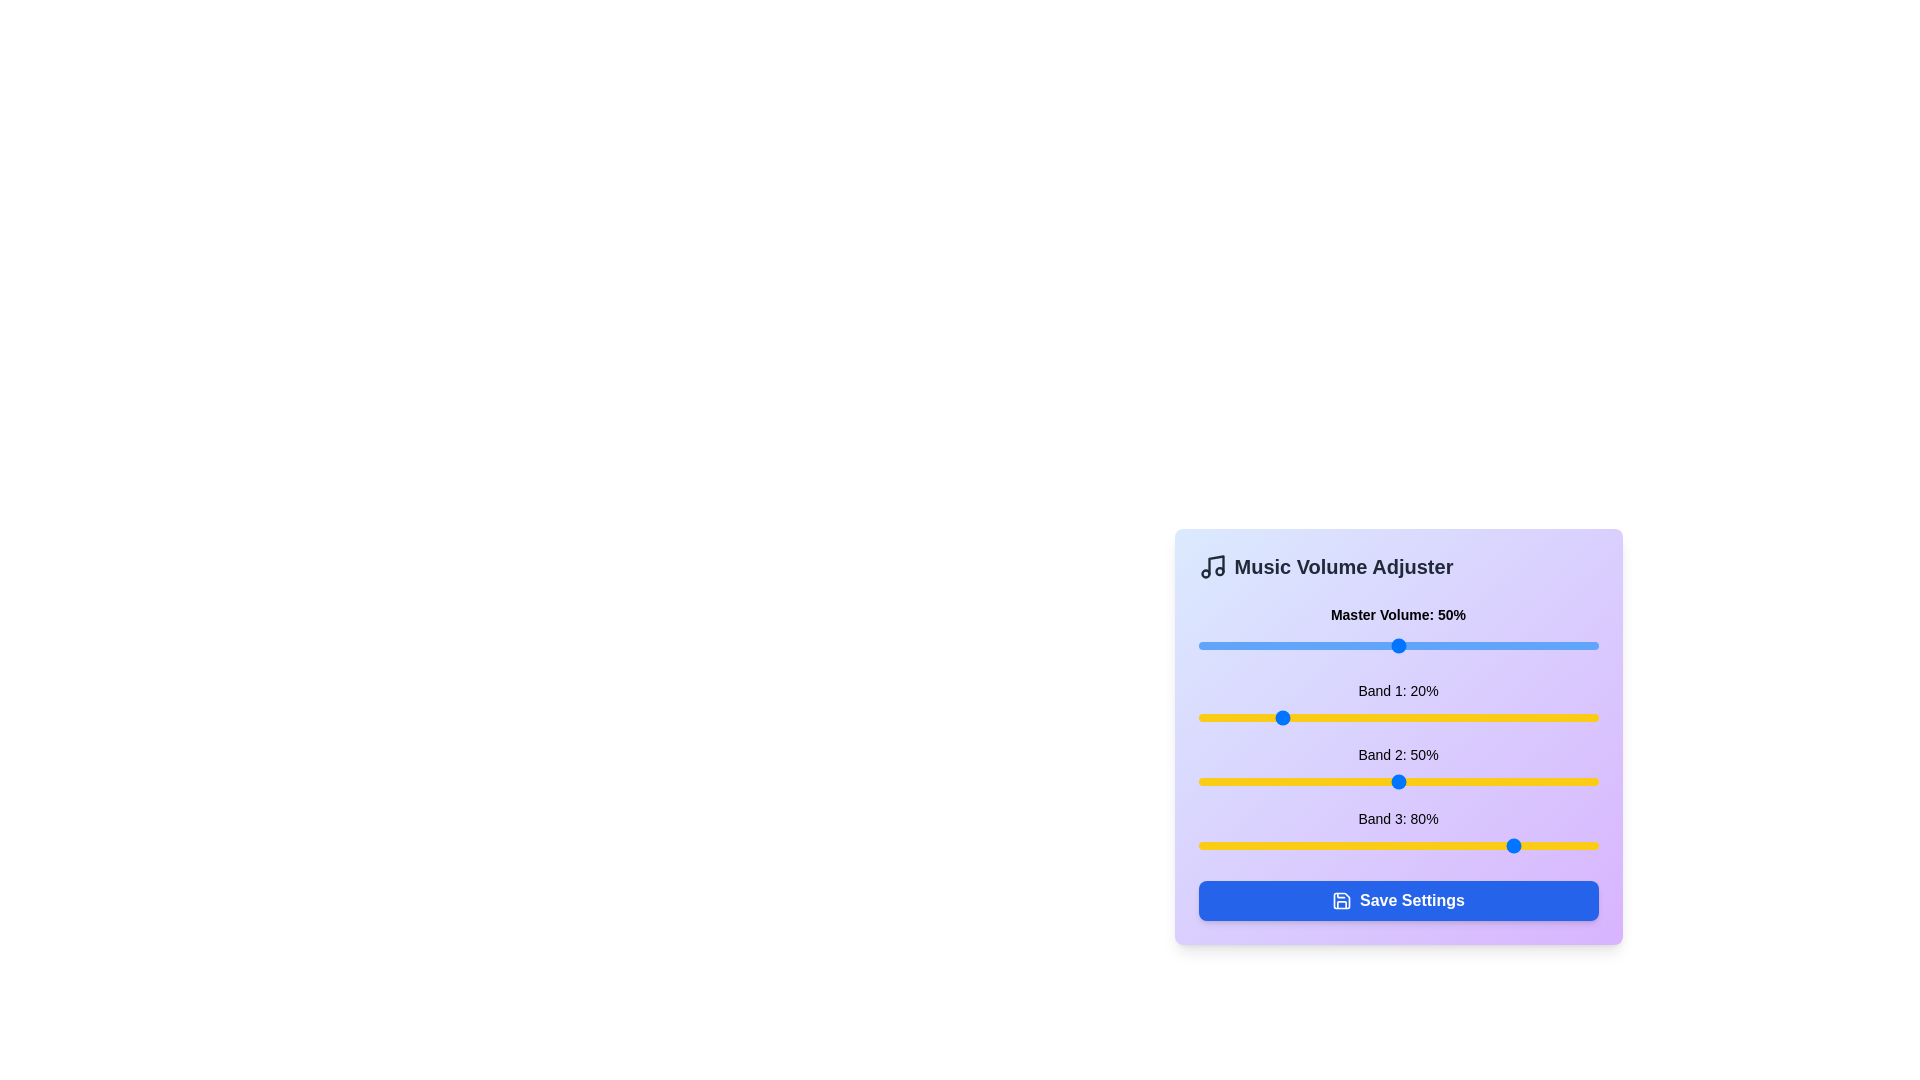 The image size is (1920, 1080). I want to click on the yellow slider labeled 'Band 3: 80%' to set a specific value, so click(1397, 833).